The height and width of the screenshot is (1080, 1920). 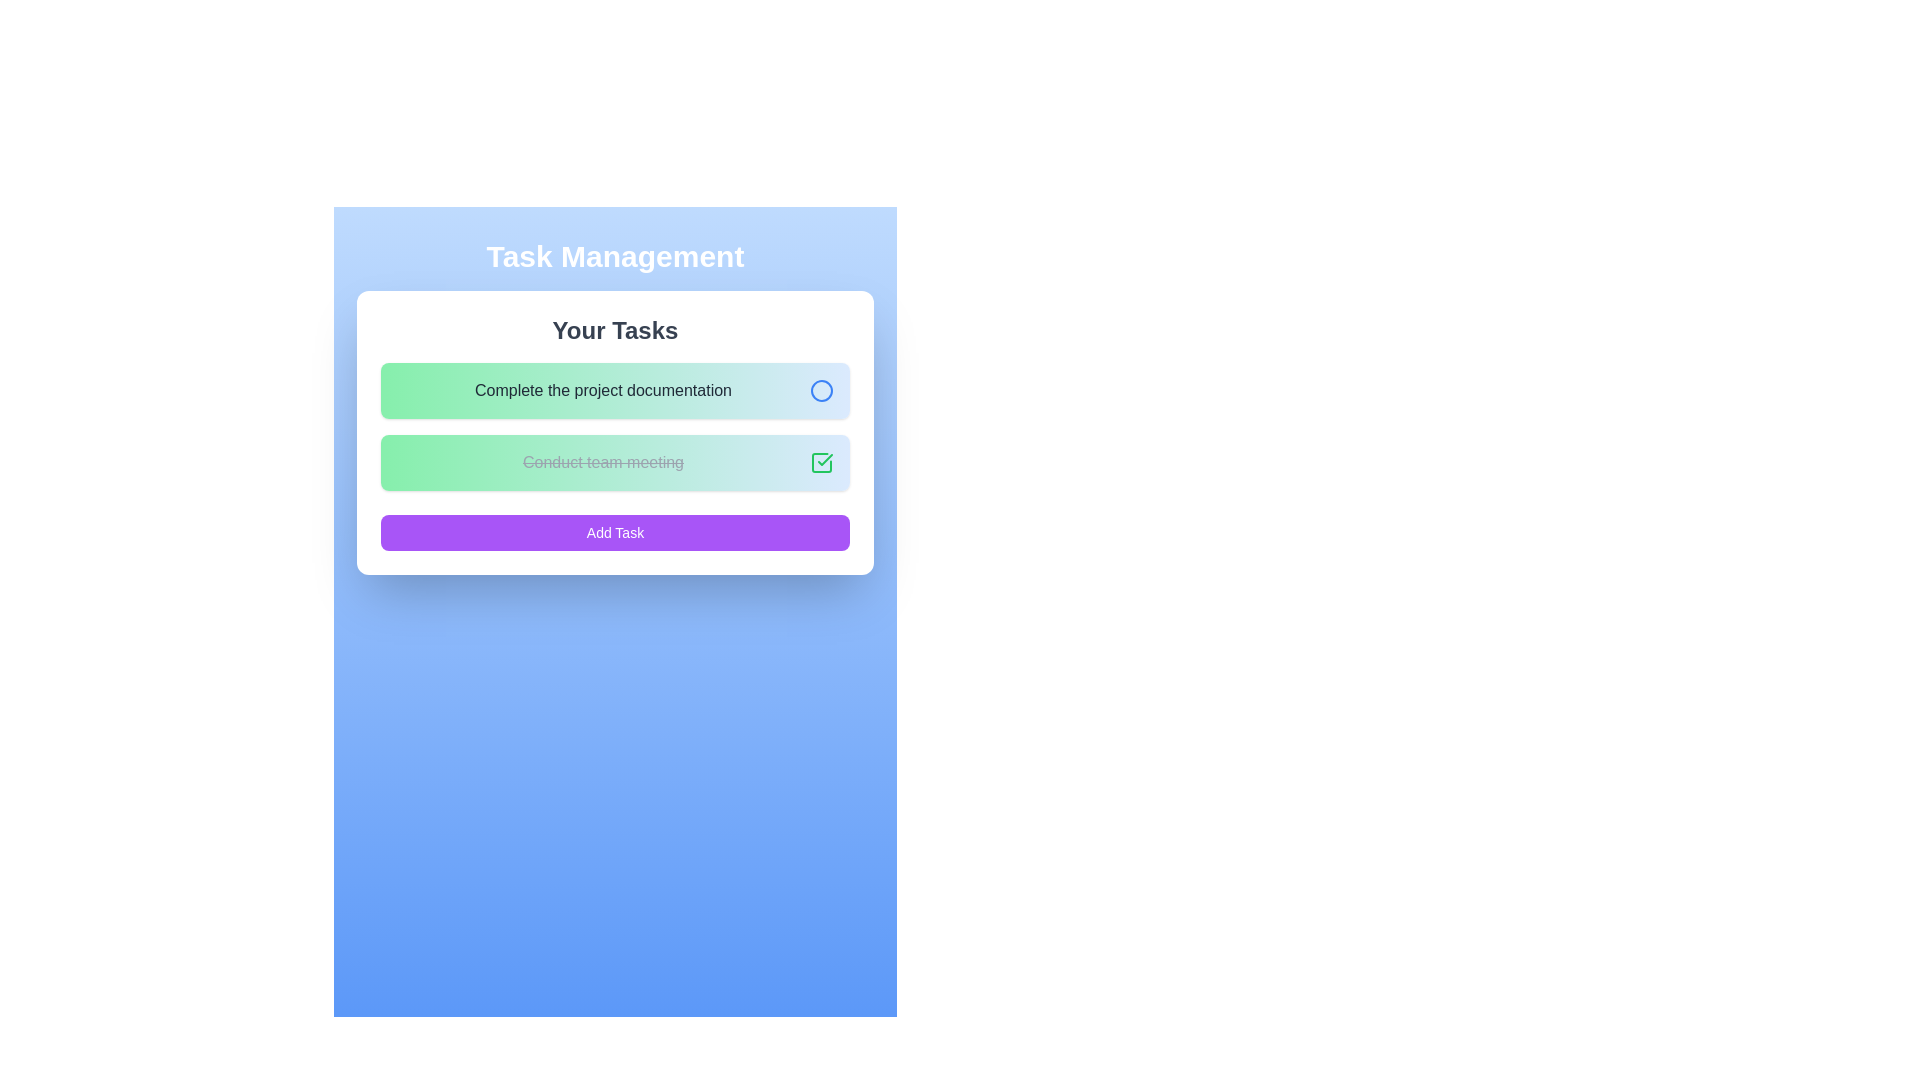 I want to click on the 'Complete the project documentation' task from the Task List, so click(x=614, y=426).